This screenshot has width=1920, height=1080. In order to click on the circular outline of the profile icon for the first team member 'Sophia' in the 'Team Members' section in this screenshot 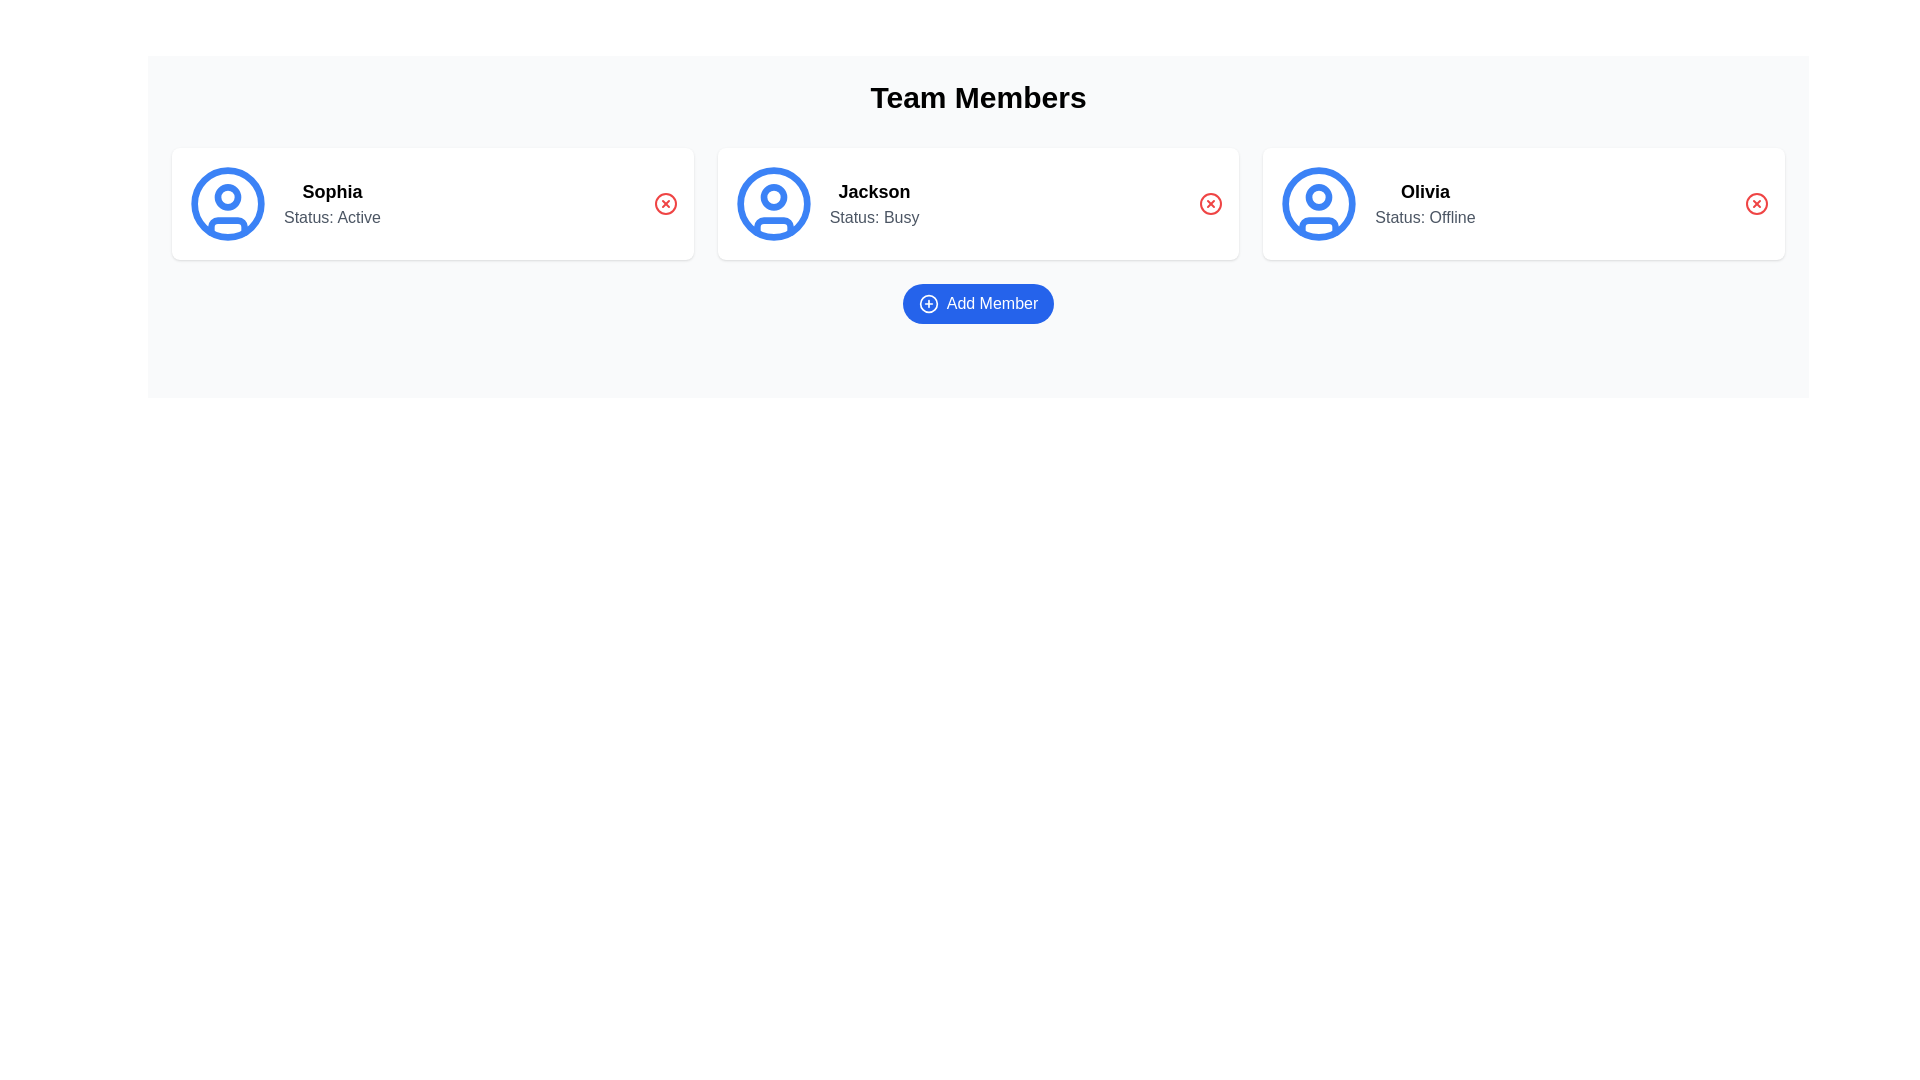, I will do `click(227, 204)`.